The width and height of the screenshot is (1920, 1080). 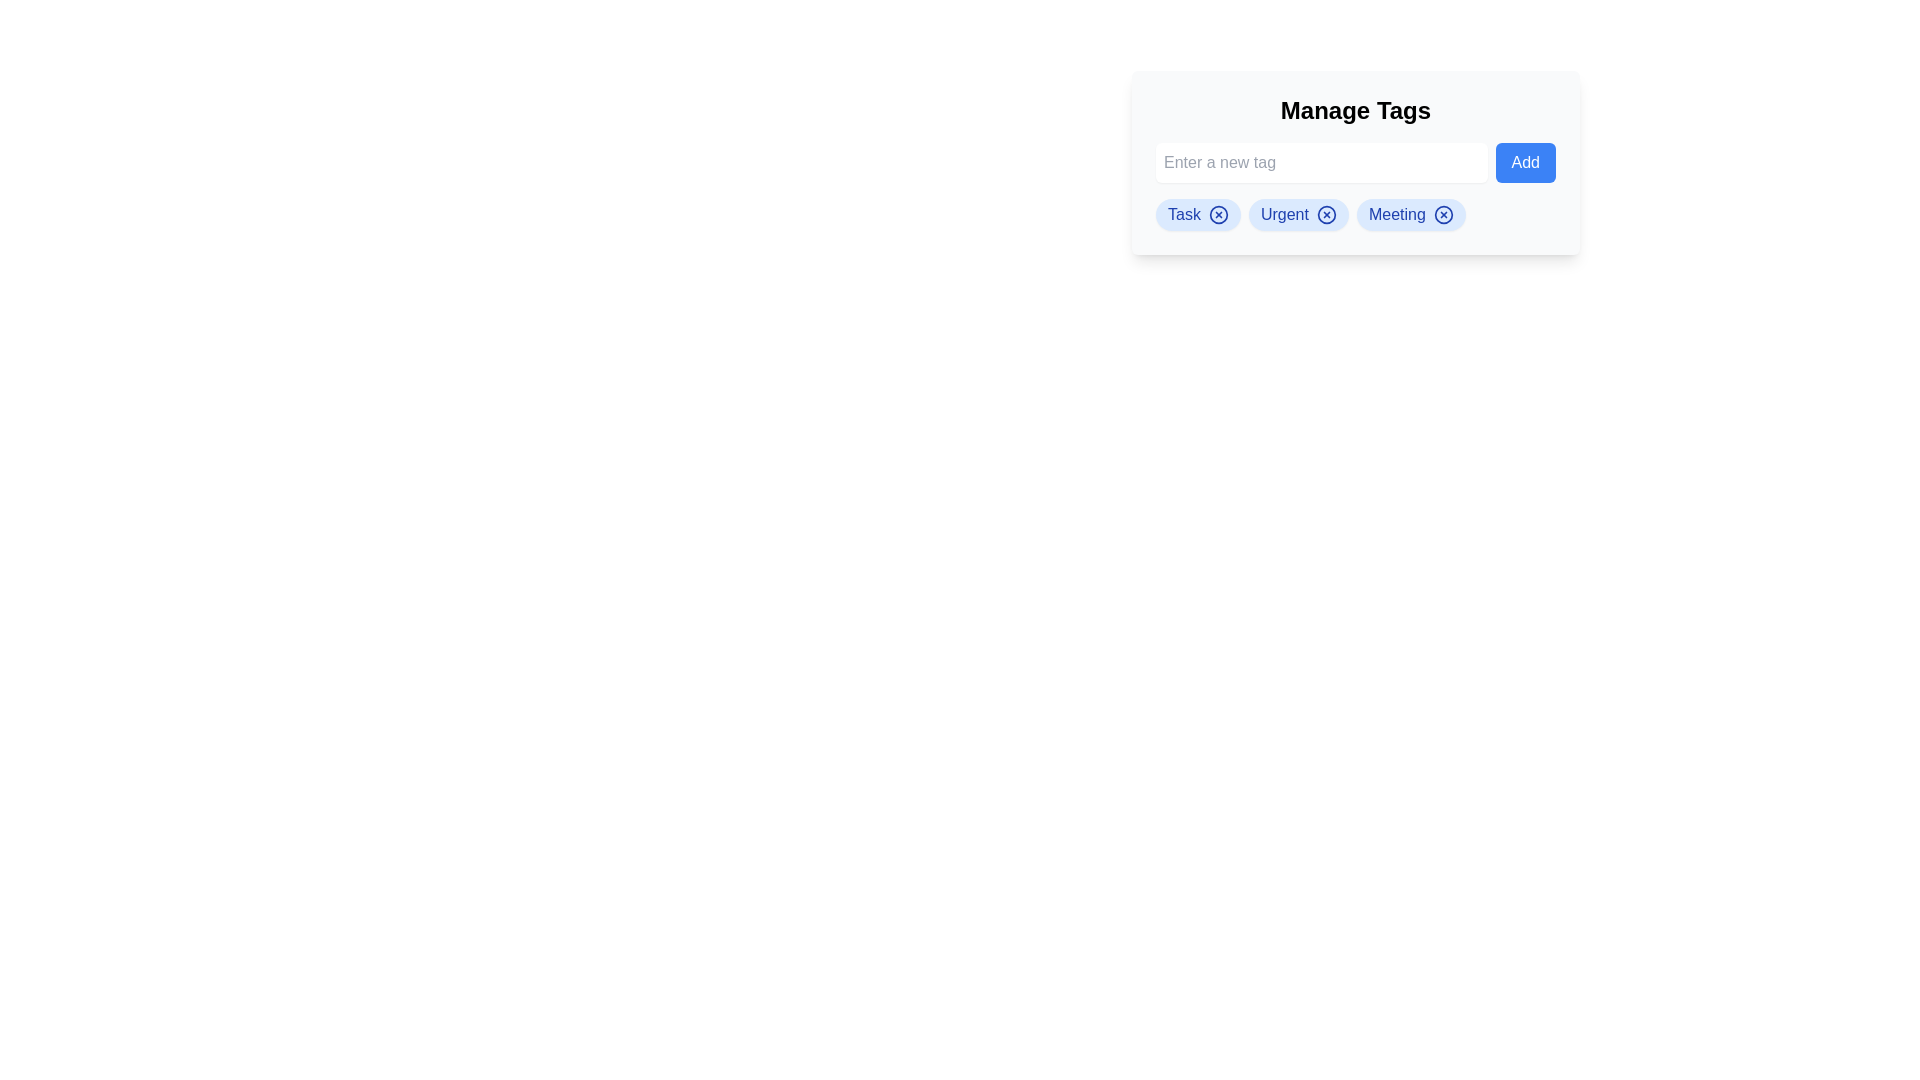 What do you see at coordinates (1198, 215) in the screenshot?
I see `the rounded rectangular tag labeled 'Task' with a light blue background and removable 'X' icon` at bounding box center [1198, 215].